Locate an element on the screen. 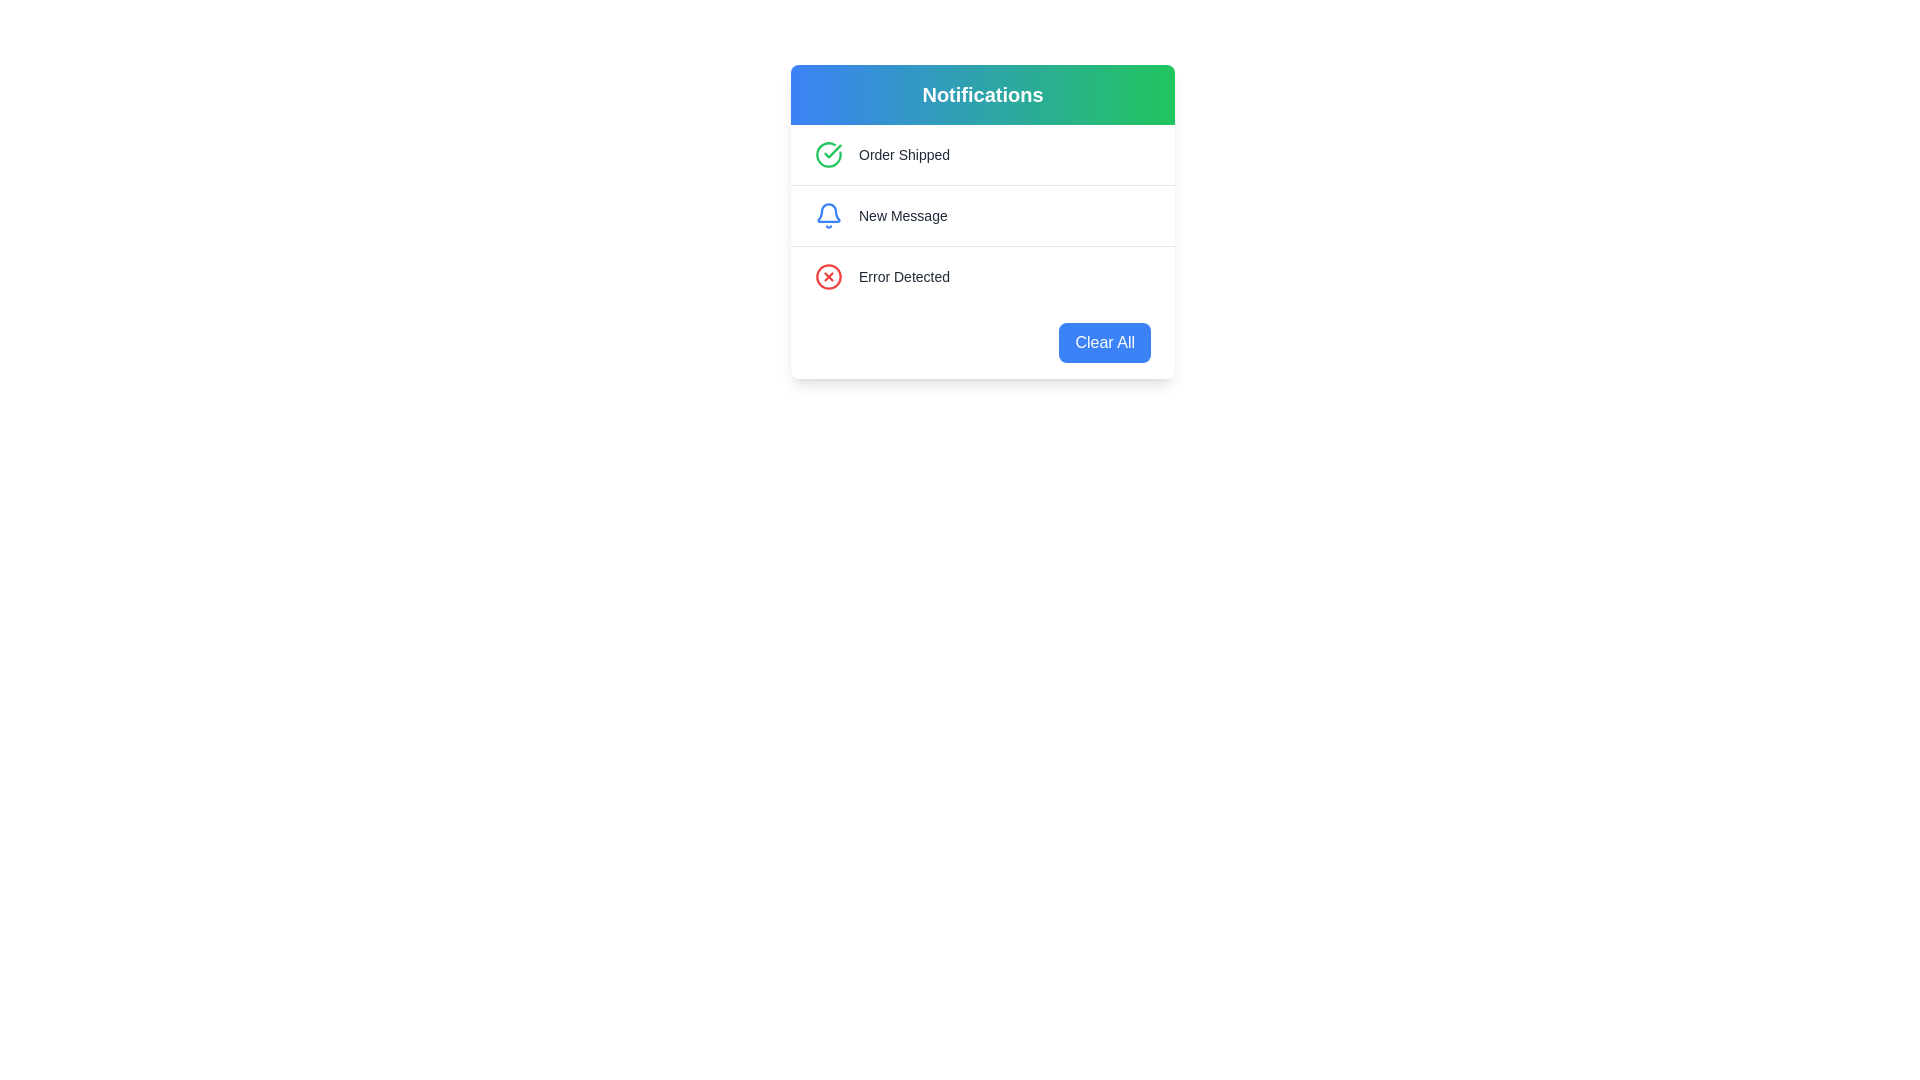  the red circular icon with a white background, representing an 'error' or 'close' symbol is located at coordinates (829, 277).